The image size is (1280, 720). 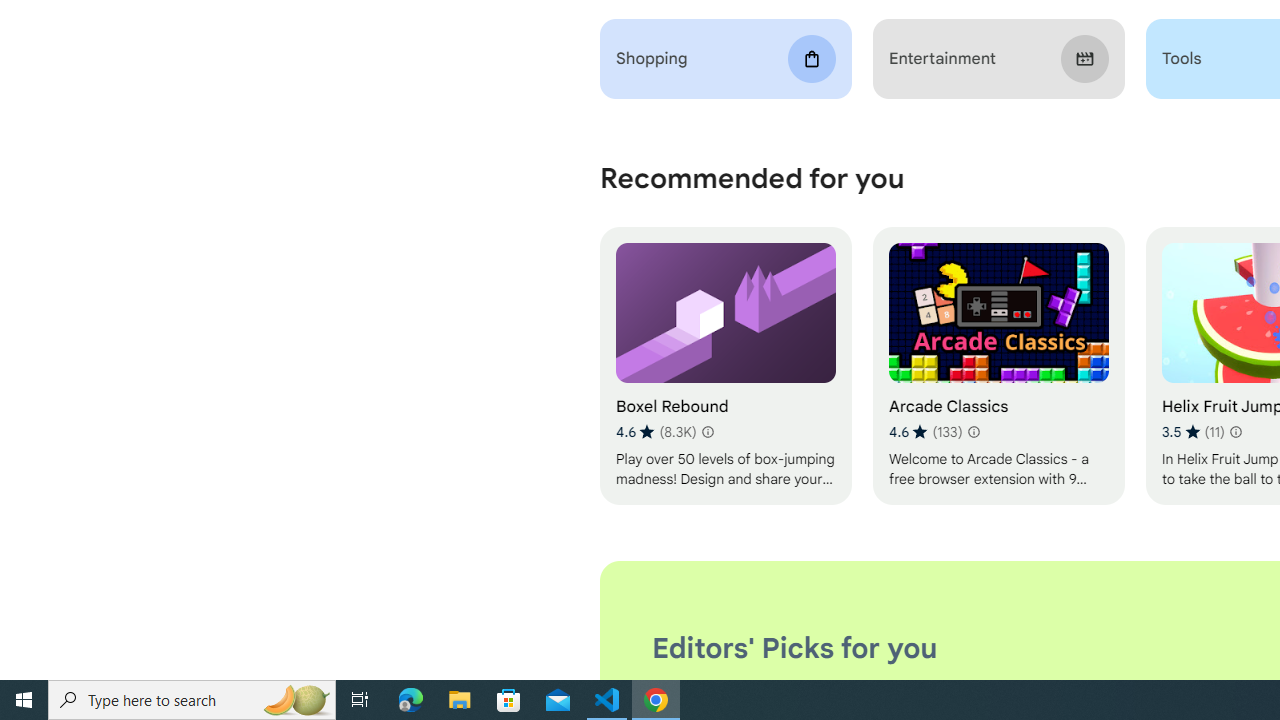 What do you see at coordinates (1192, 431) in the screenshot?
I see `'Average rating 3.5 out of 5 stars. 11 ratings.'` at bounding box center [1192, 431].